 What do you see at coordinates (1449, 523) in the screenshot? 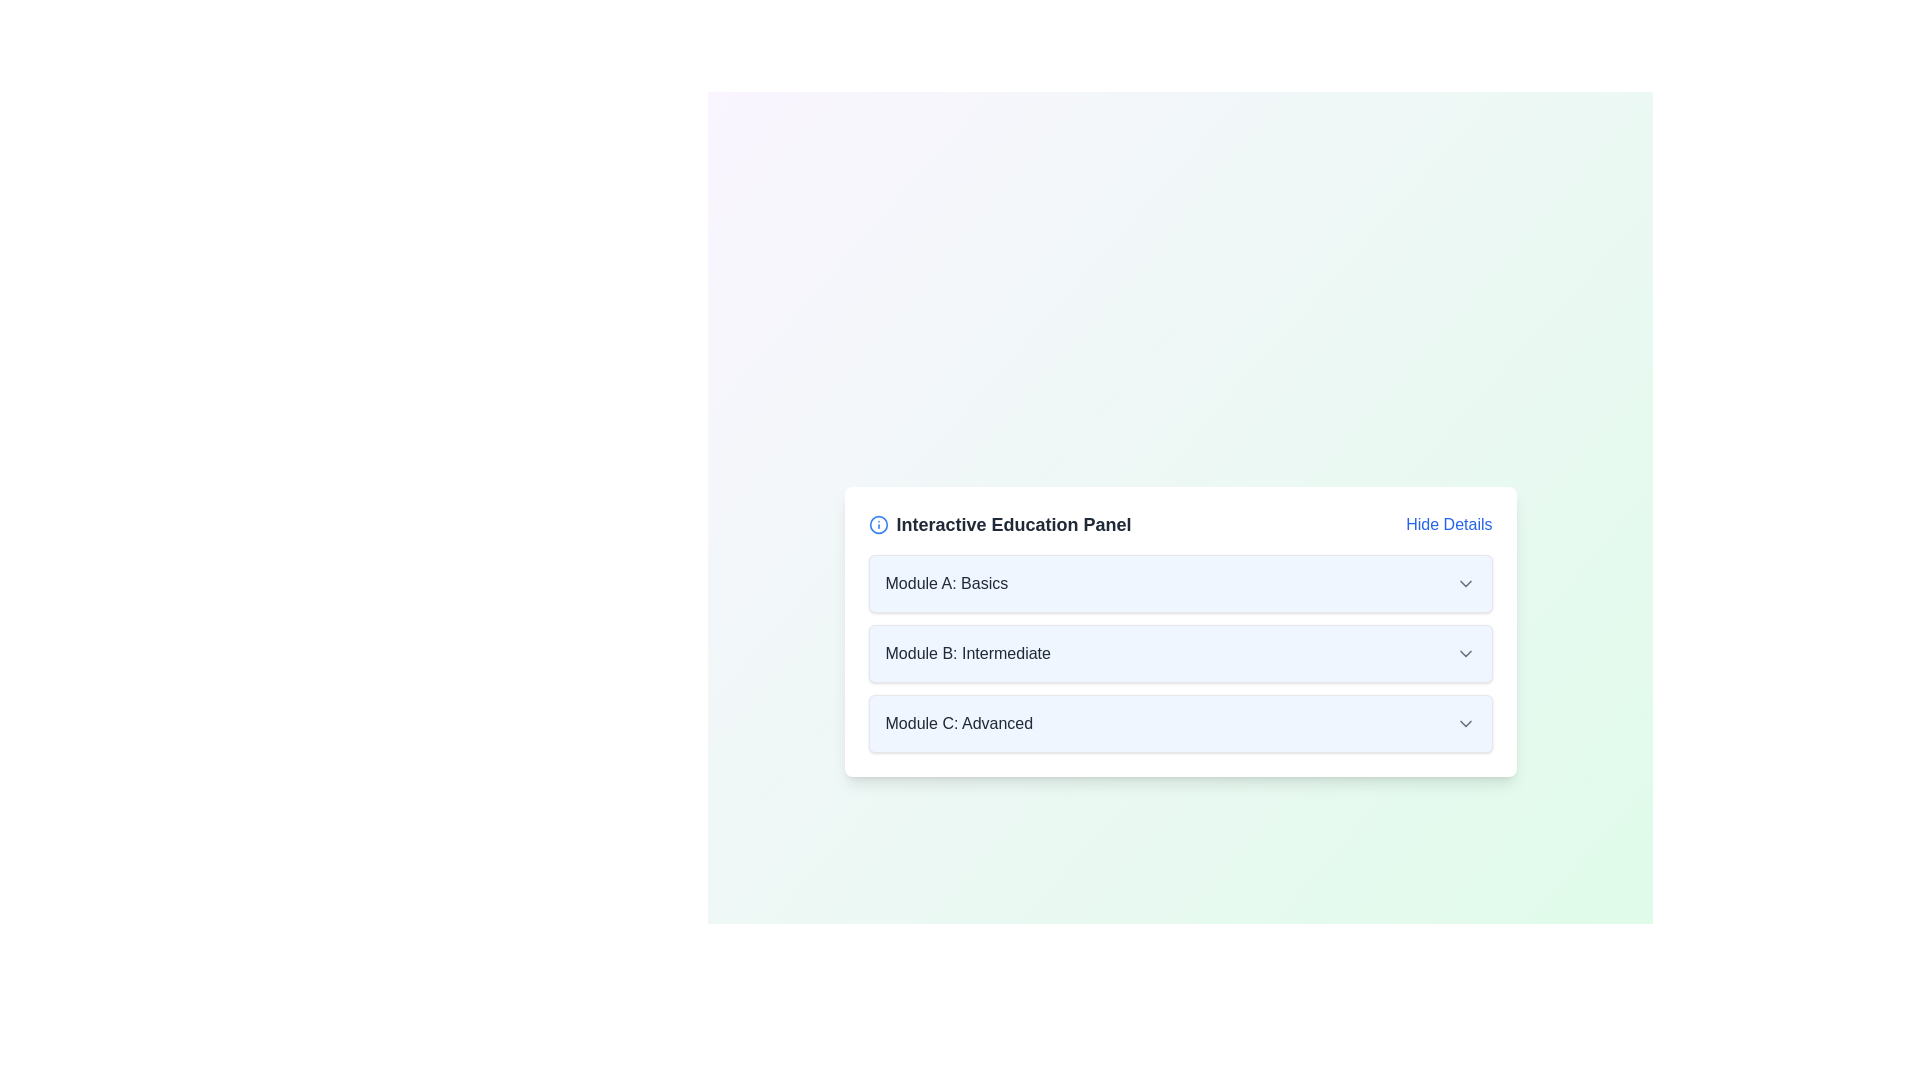
I see `the 'Hide Details' link, which is a medium-weight blue text label located at the top-right corner of the 'Interactive Education Panel'` at bounding box center [1449, 523].